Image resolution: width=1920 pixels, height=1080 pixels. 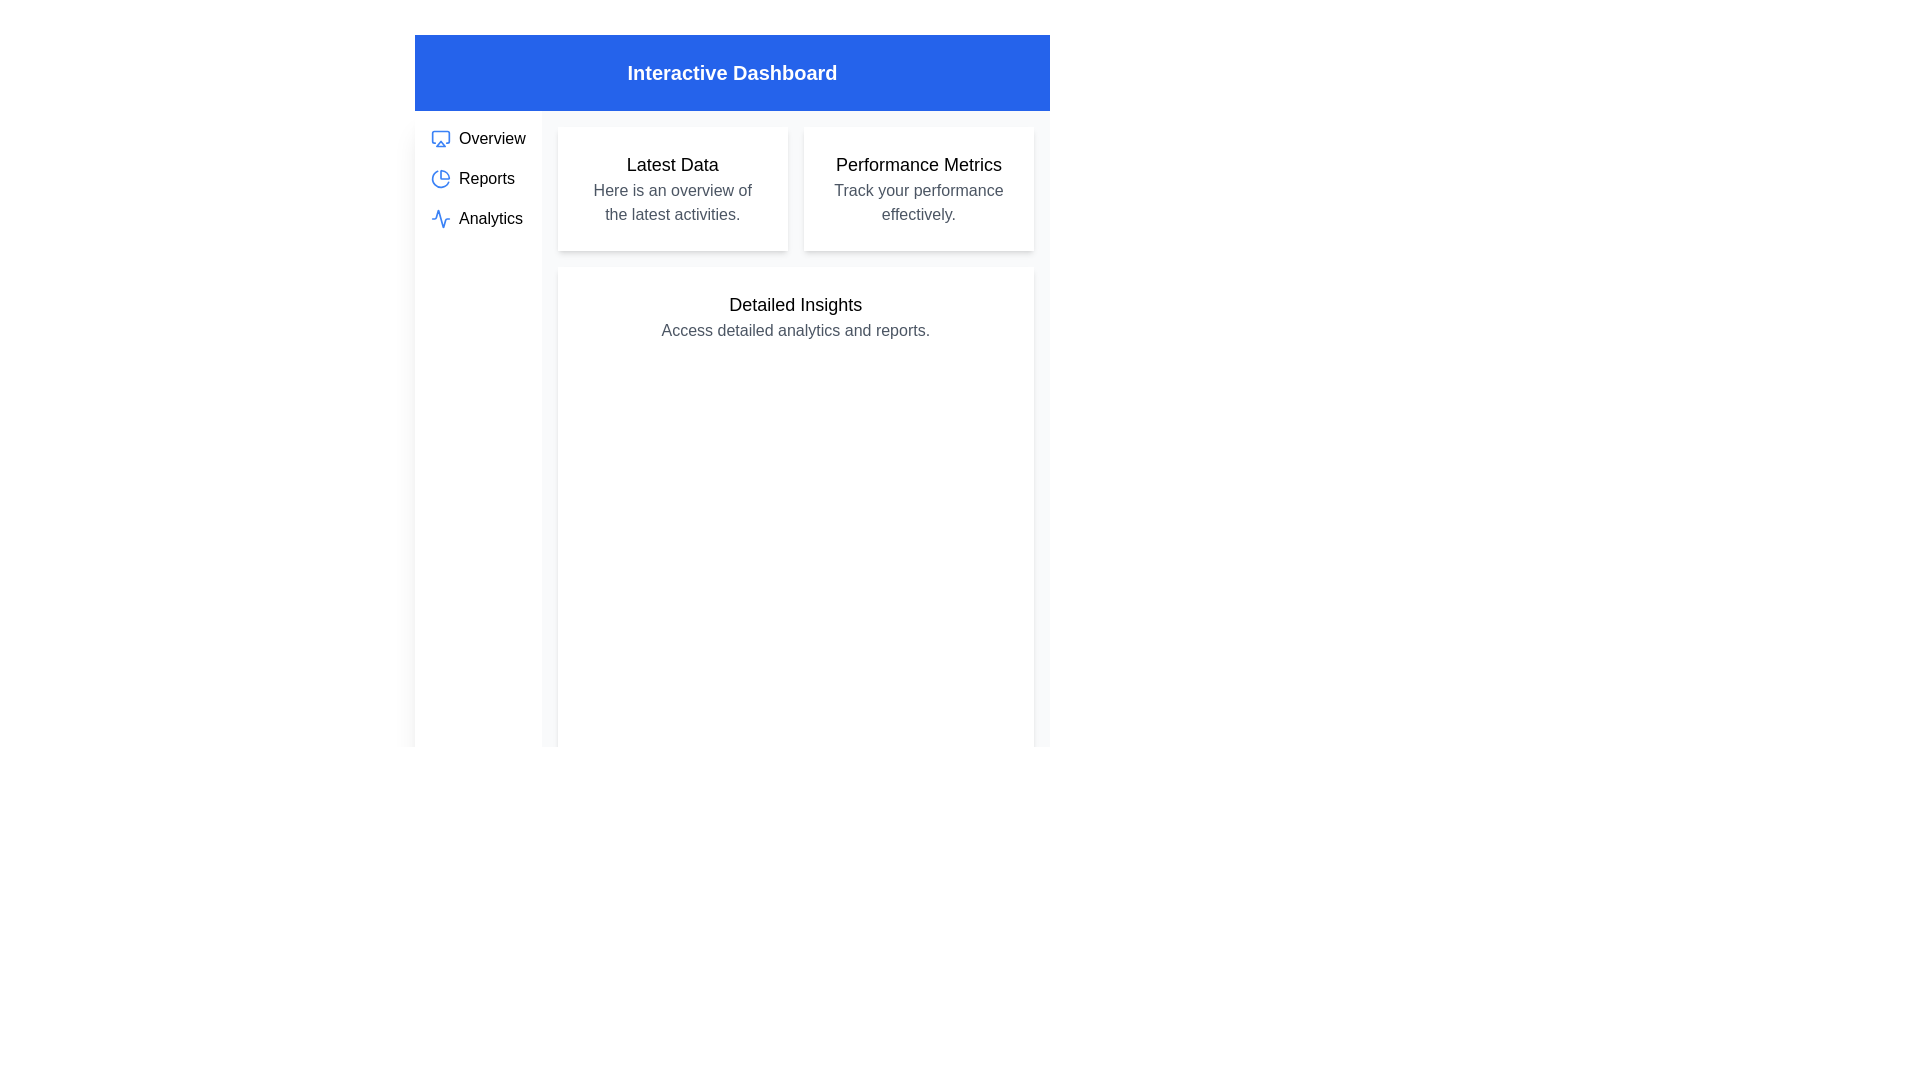 What do you see at coordinates (672, 203) in the screenshot?
I see `the descriptive text block that reads 'Here is an overview of the latest activities.' located within the white card titled 'Latest Data'` at bounding box center [672, 203].